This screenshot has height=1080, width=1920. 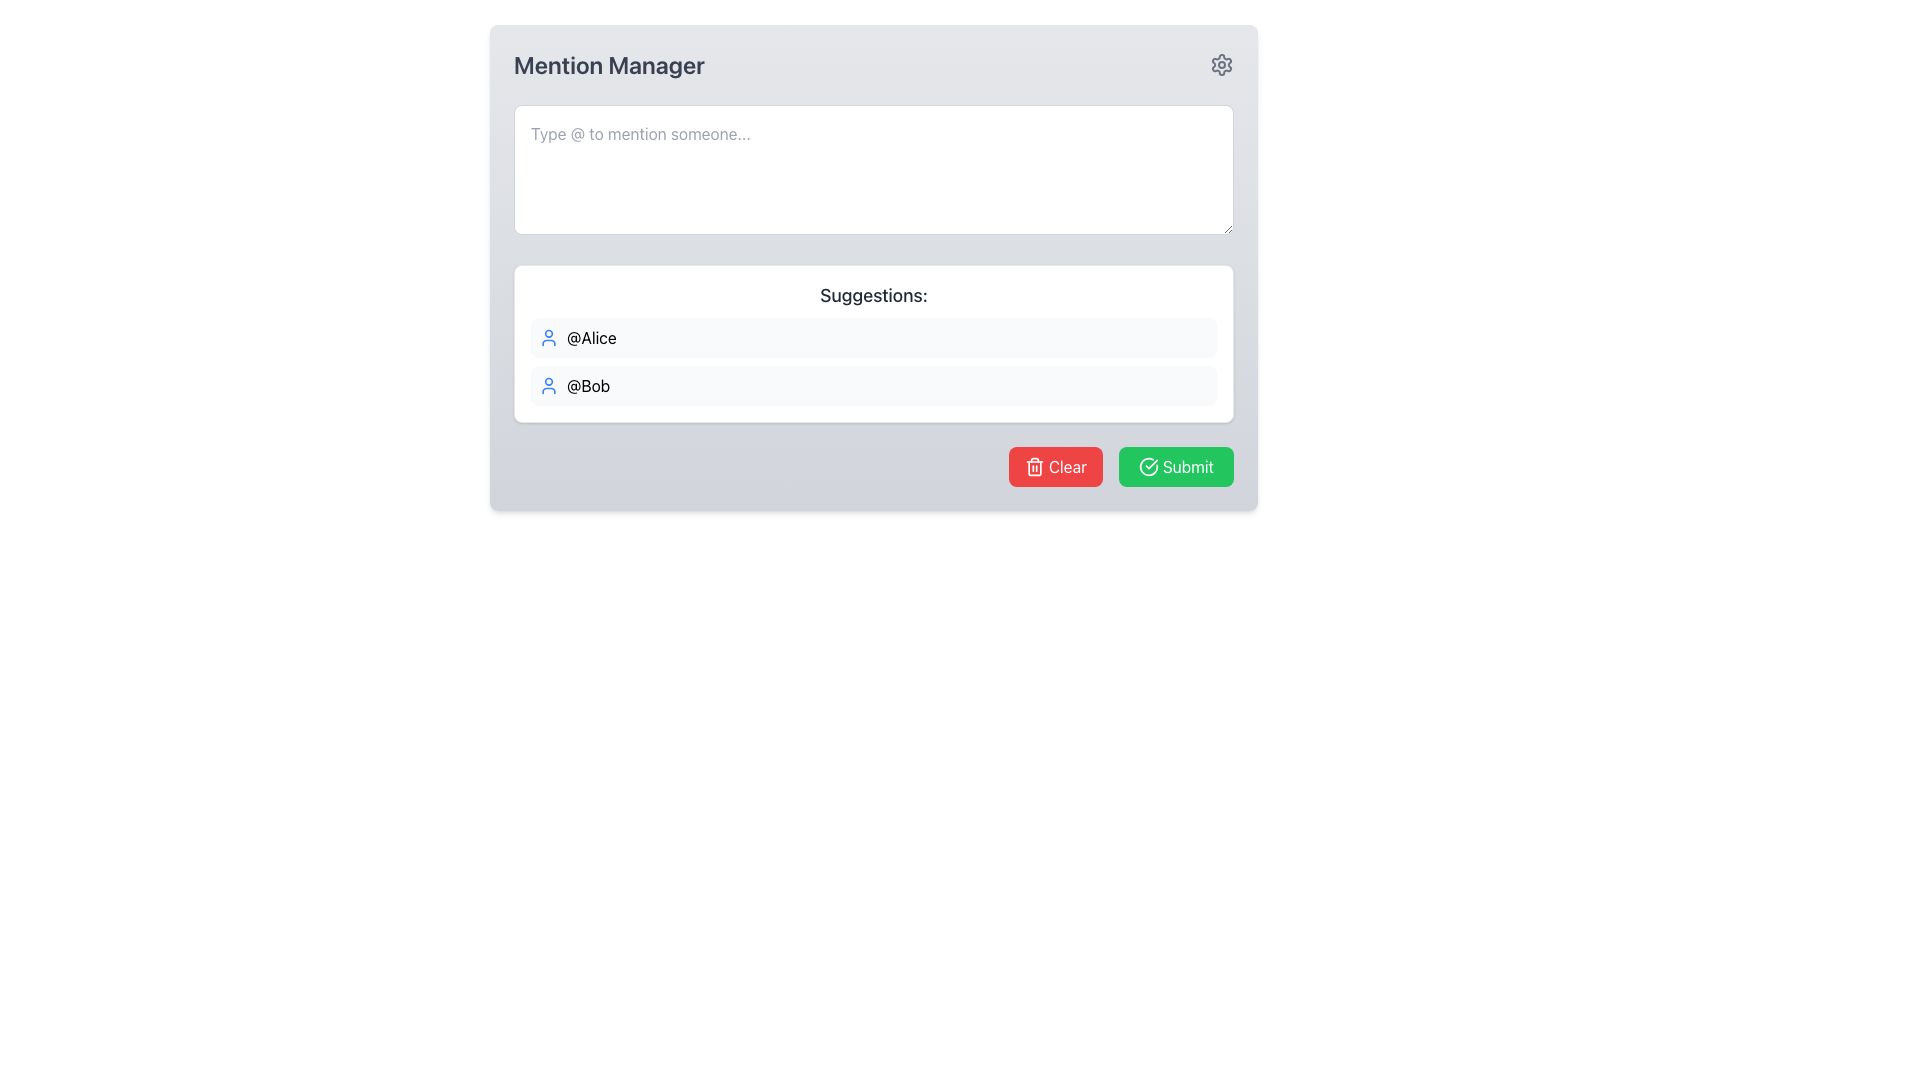 What do you see at coordinates (873, 385) in the screenshot?
I see `the second selectable list item in the suggestions box` at bounding box center [873, 385].